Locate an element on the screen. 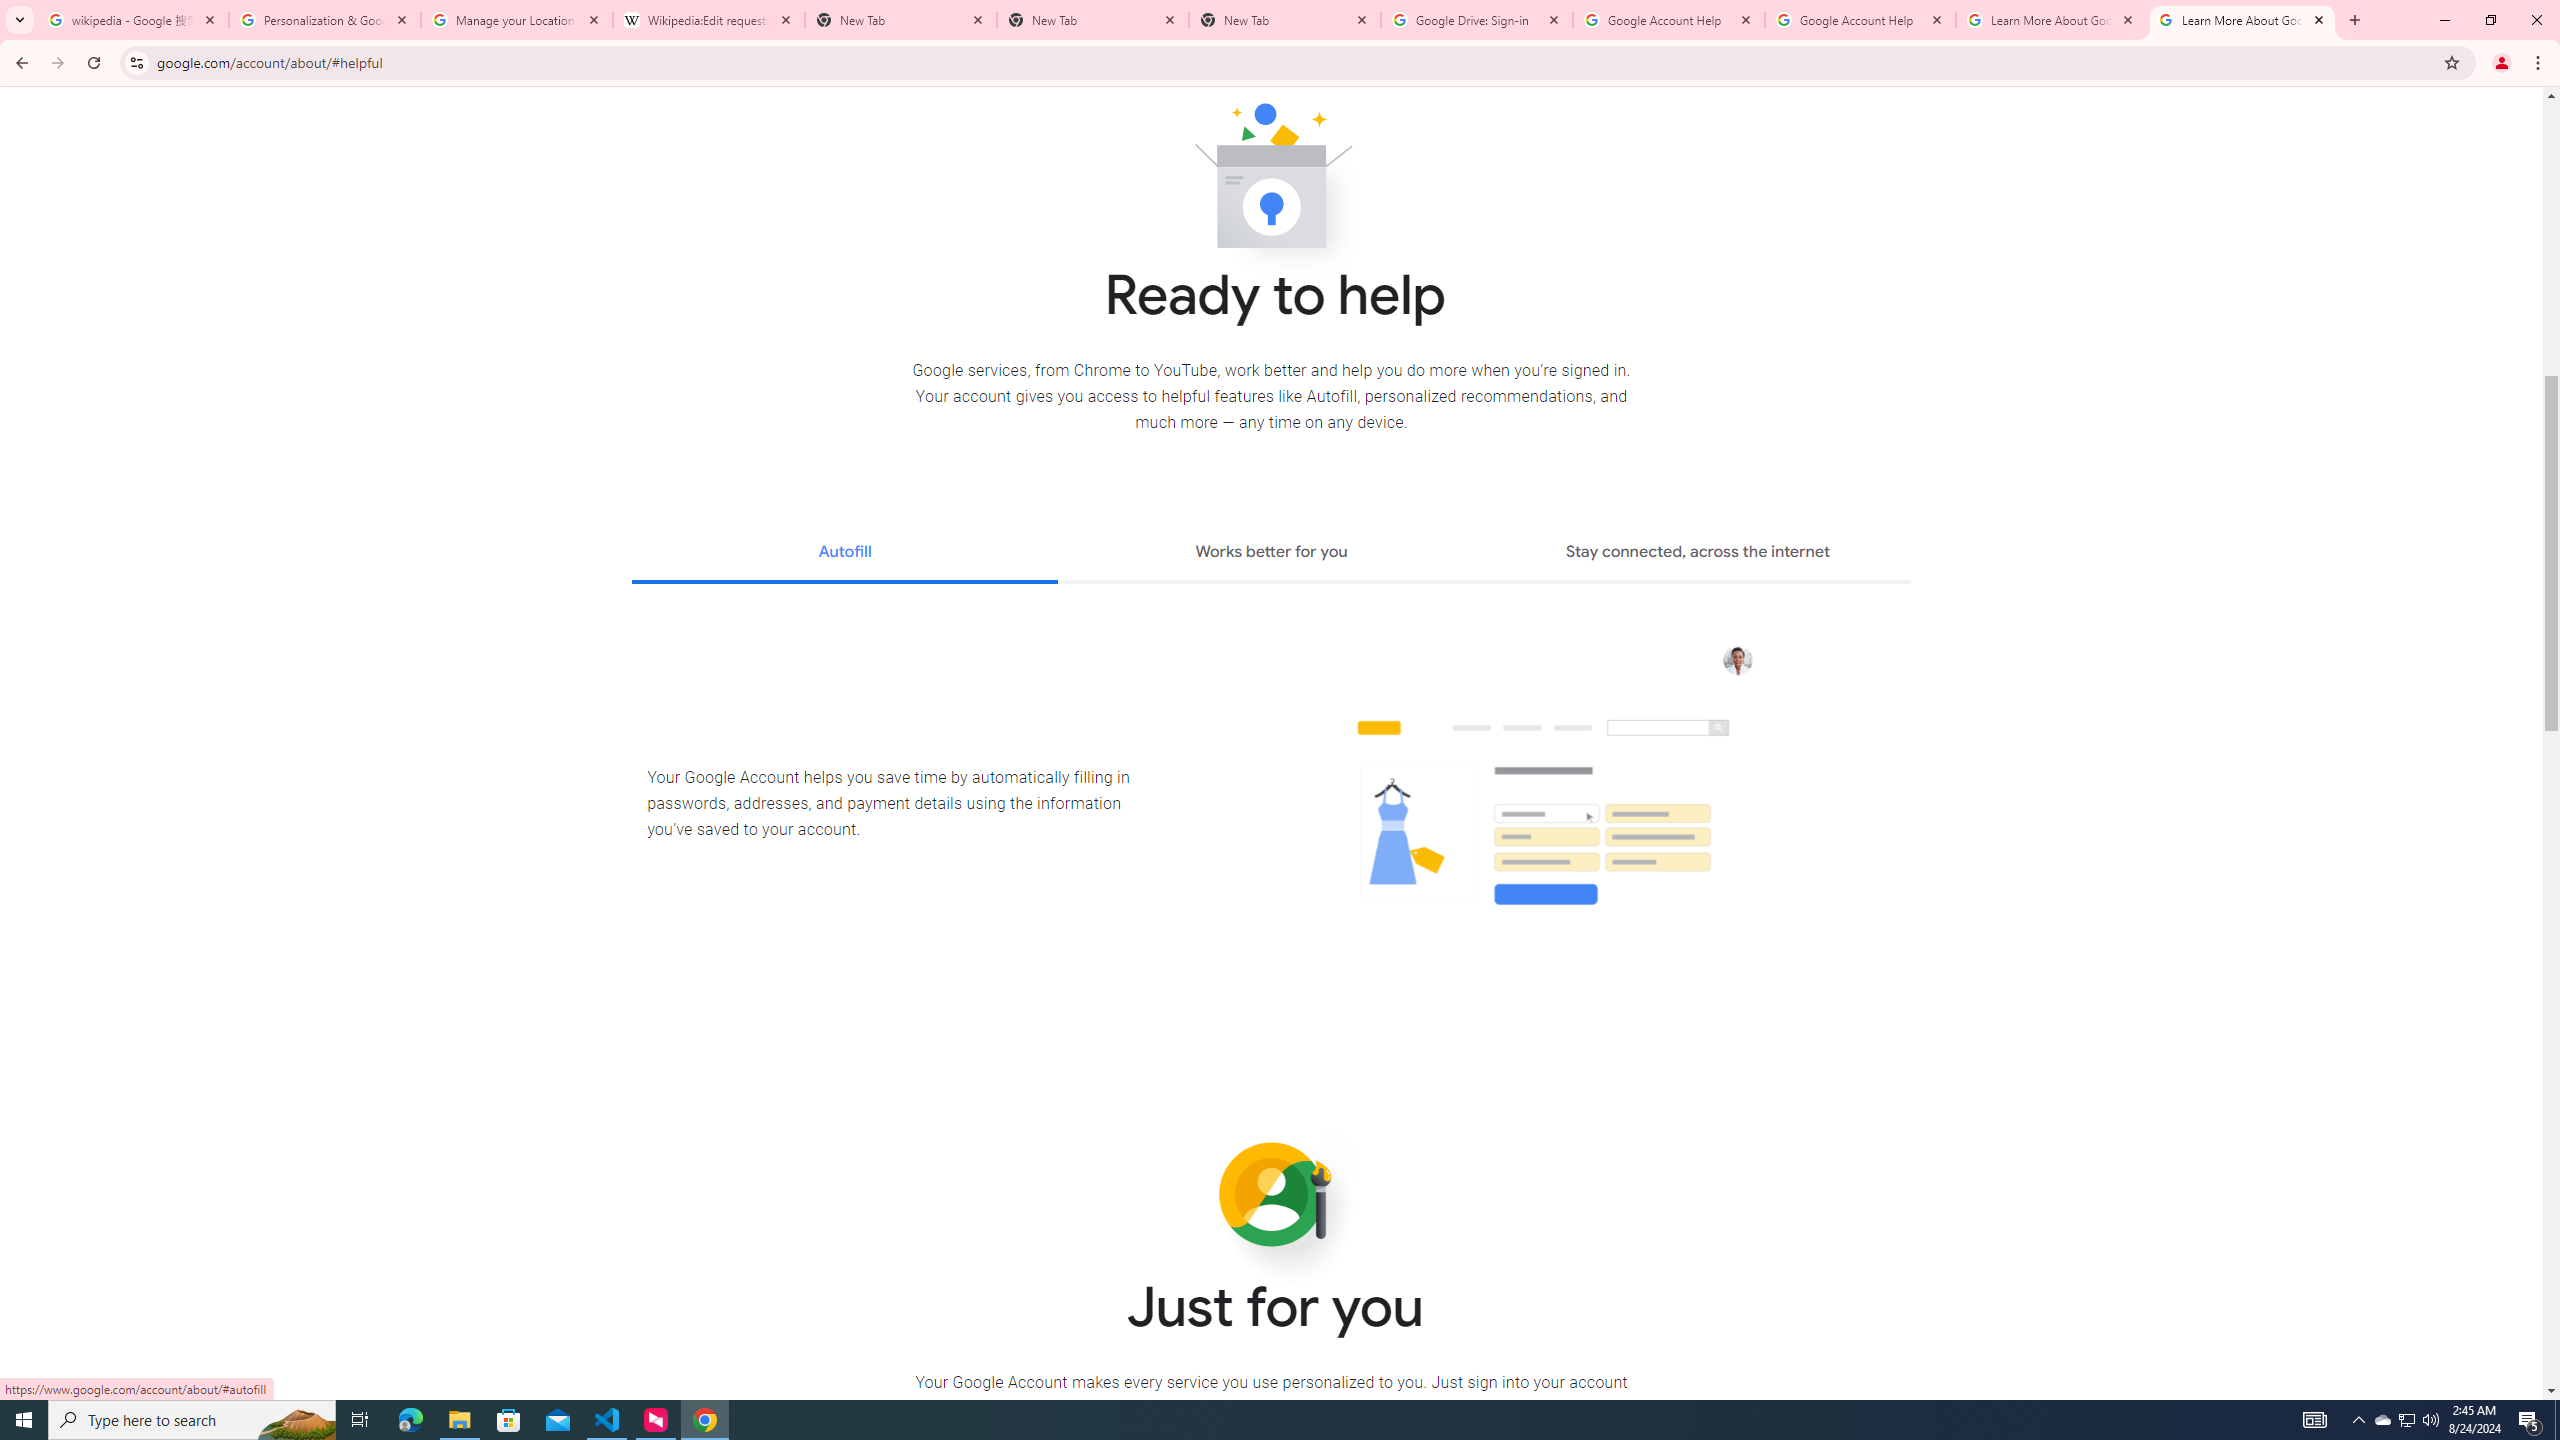  'Personalization & Google Search results - Google Search Help' is located at coordinates (325, 19).